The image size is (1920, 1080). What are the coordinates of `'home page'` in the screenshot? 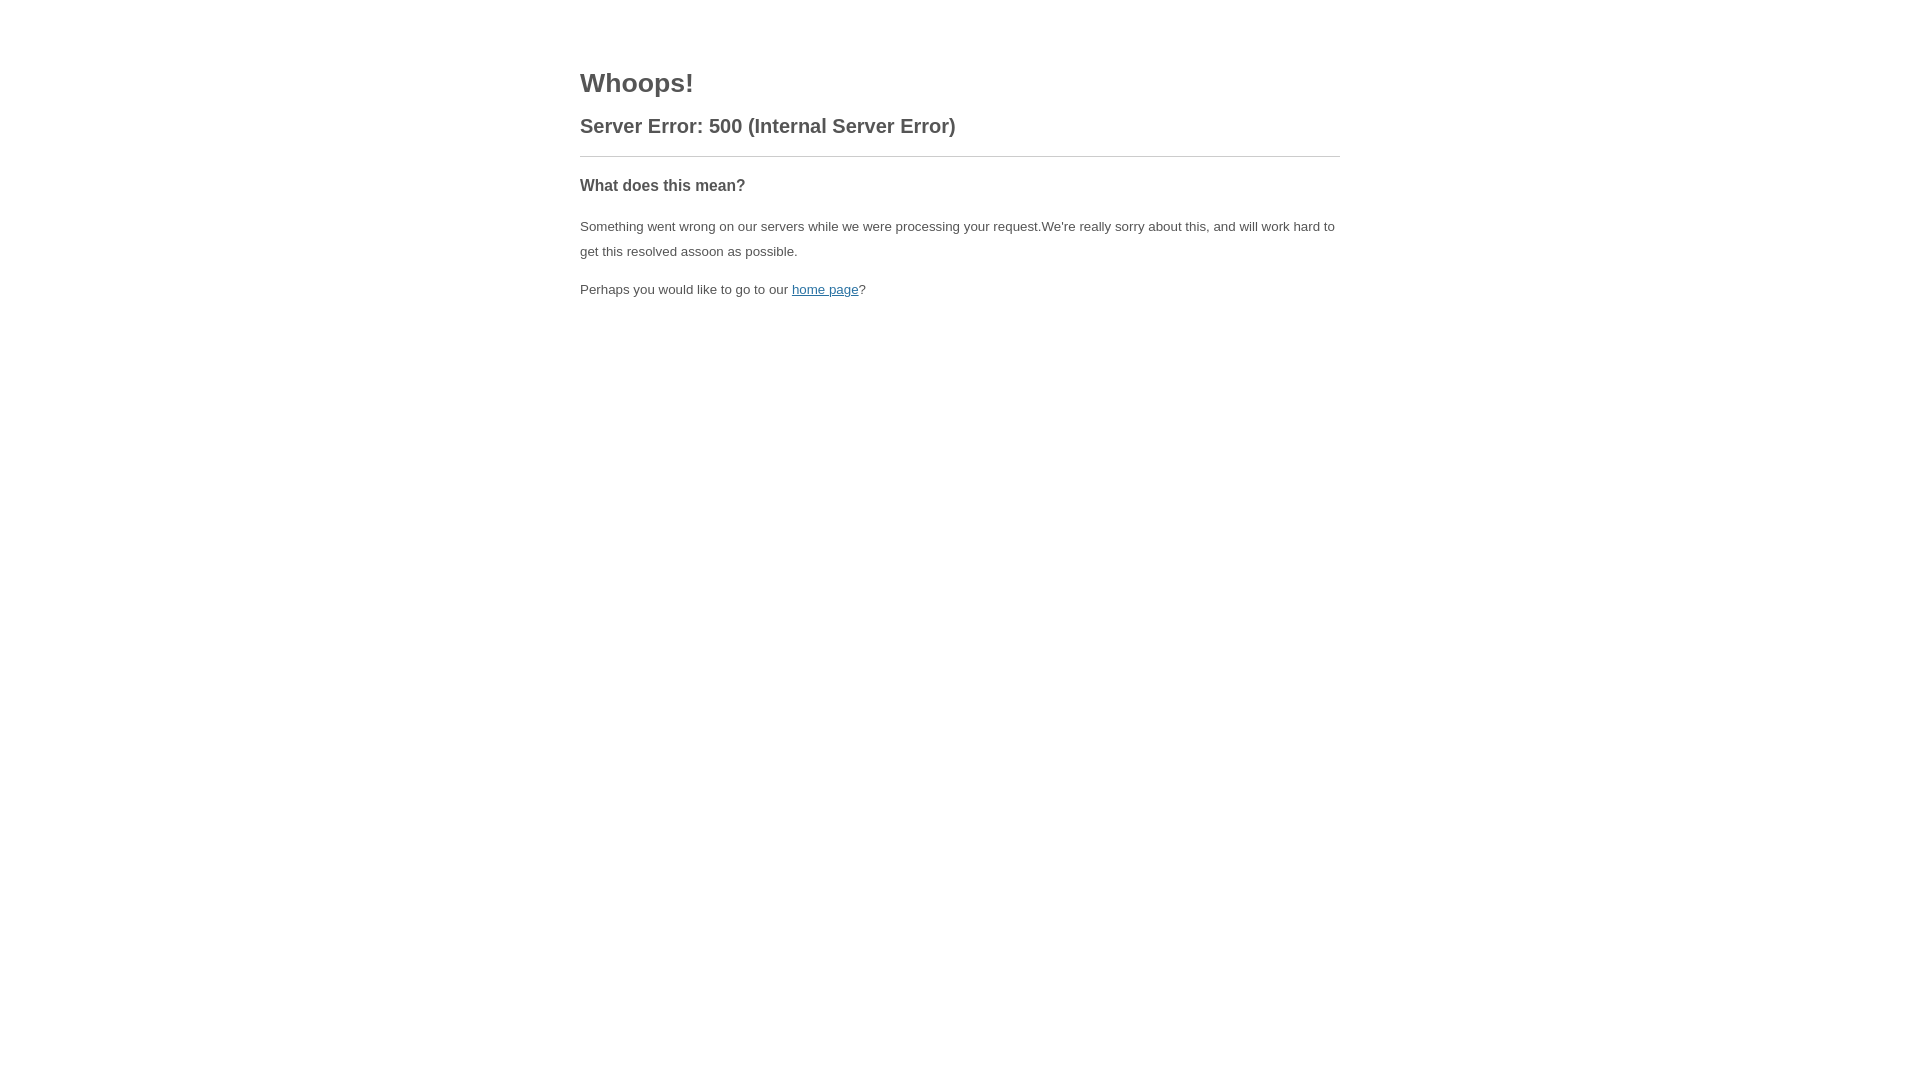 It's located at (825, 289).